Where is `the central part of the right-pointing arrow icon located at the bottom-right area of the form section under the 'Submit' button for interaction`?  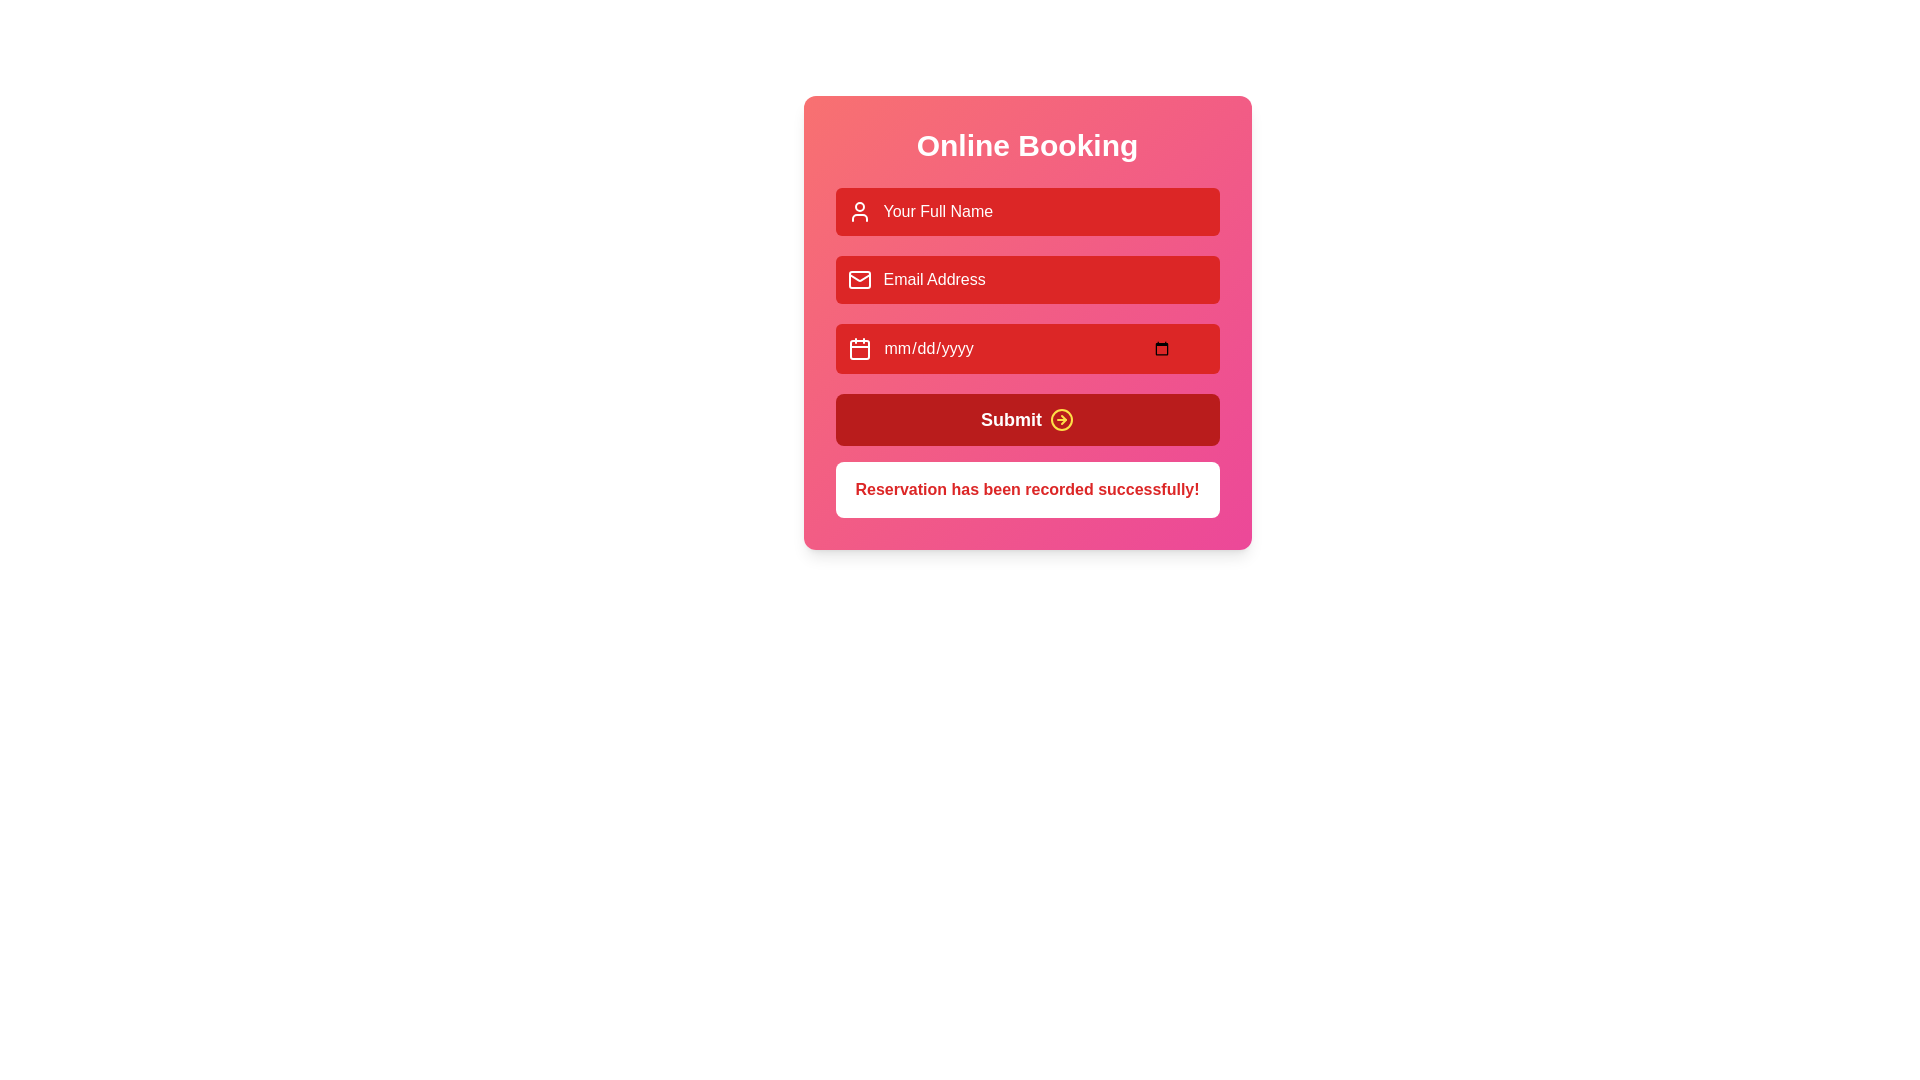
the central part of the right-pointing arrow icon located at the bottom-right area of the form section under the 'Submit' button for interaction is located at coordinates (1060, 419).